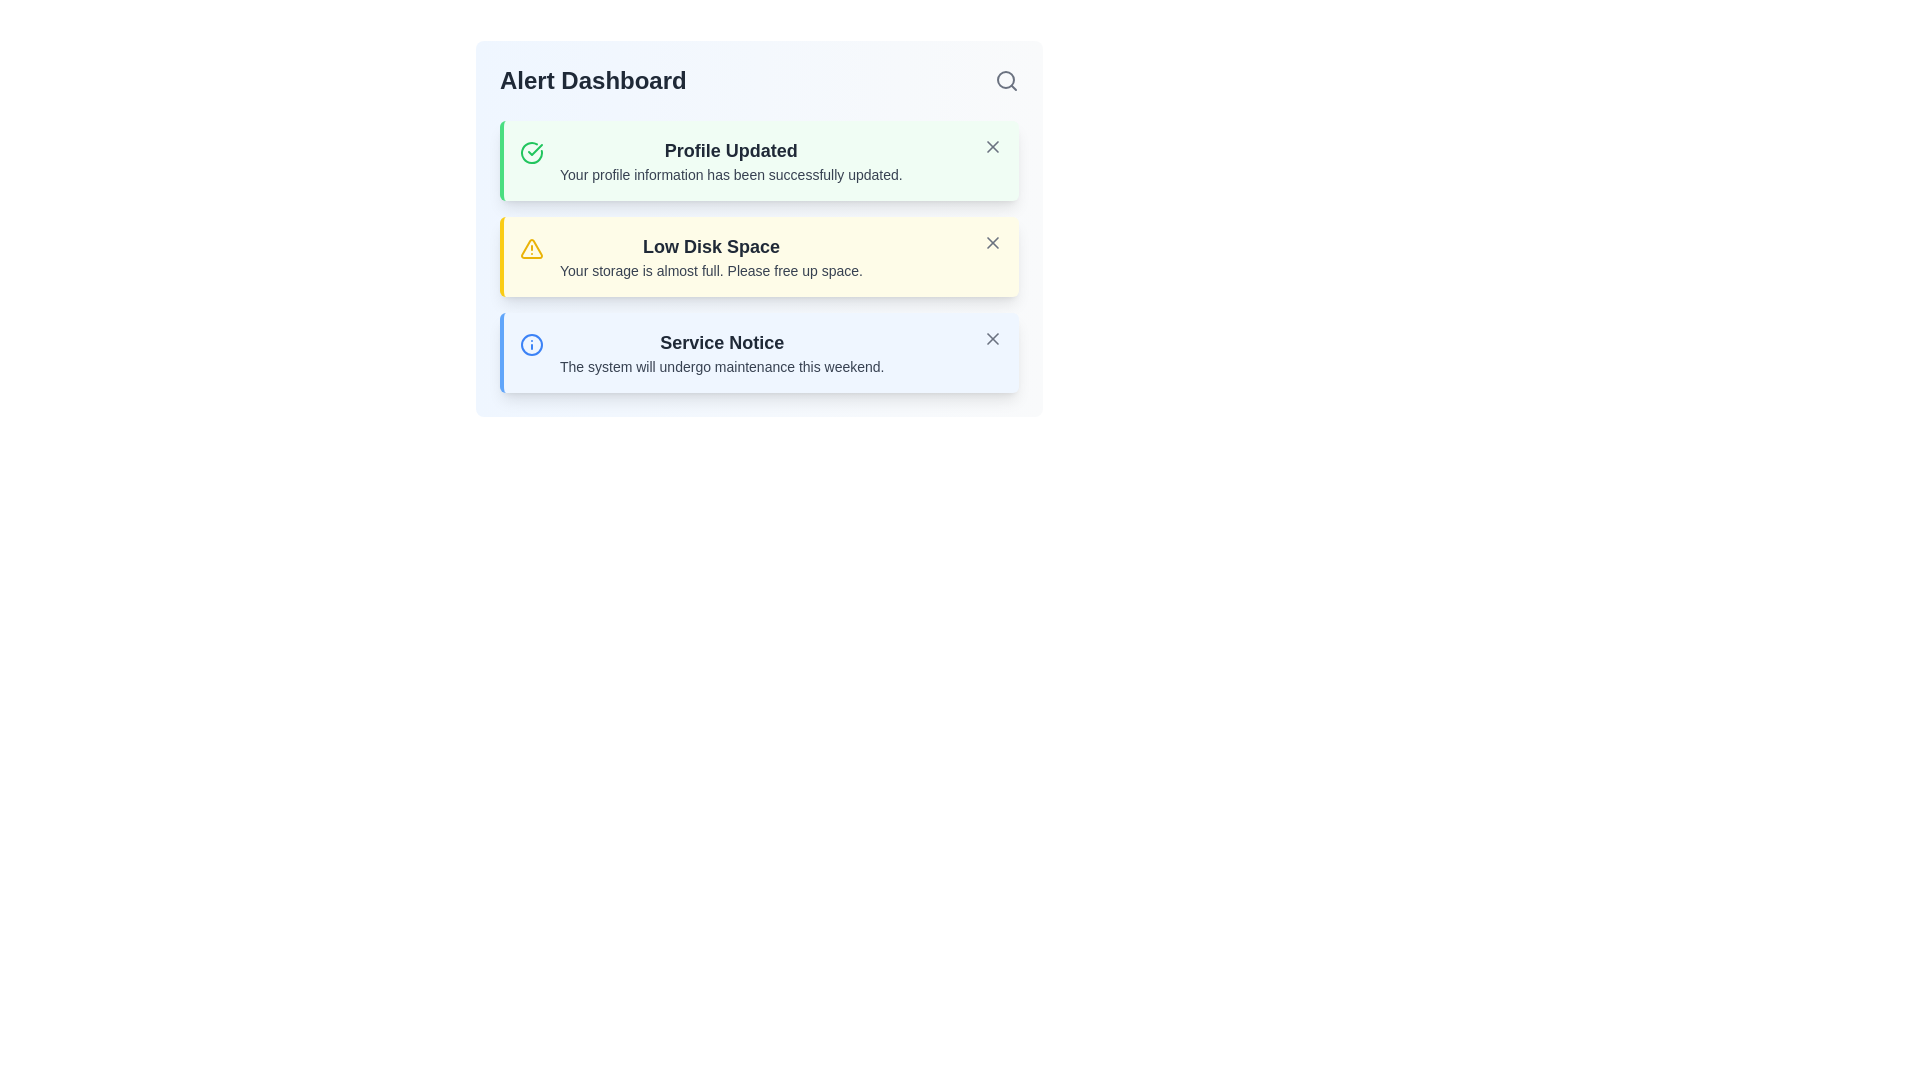 The image size is (1920, 1080). What do you see at coordinates (730, 173) in the screenshot?
I see `the informational text element that conveys feedback for successful profile updates, located in the 'Profile Updated' notification section, below the title 'Profile Updated'` at bounding box center [730, 173].